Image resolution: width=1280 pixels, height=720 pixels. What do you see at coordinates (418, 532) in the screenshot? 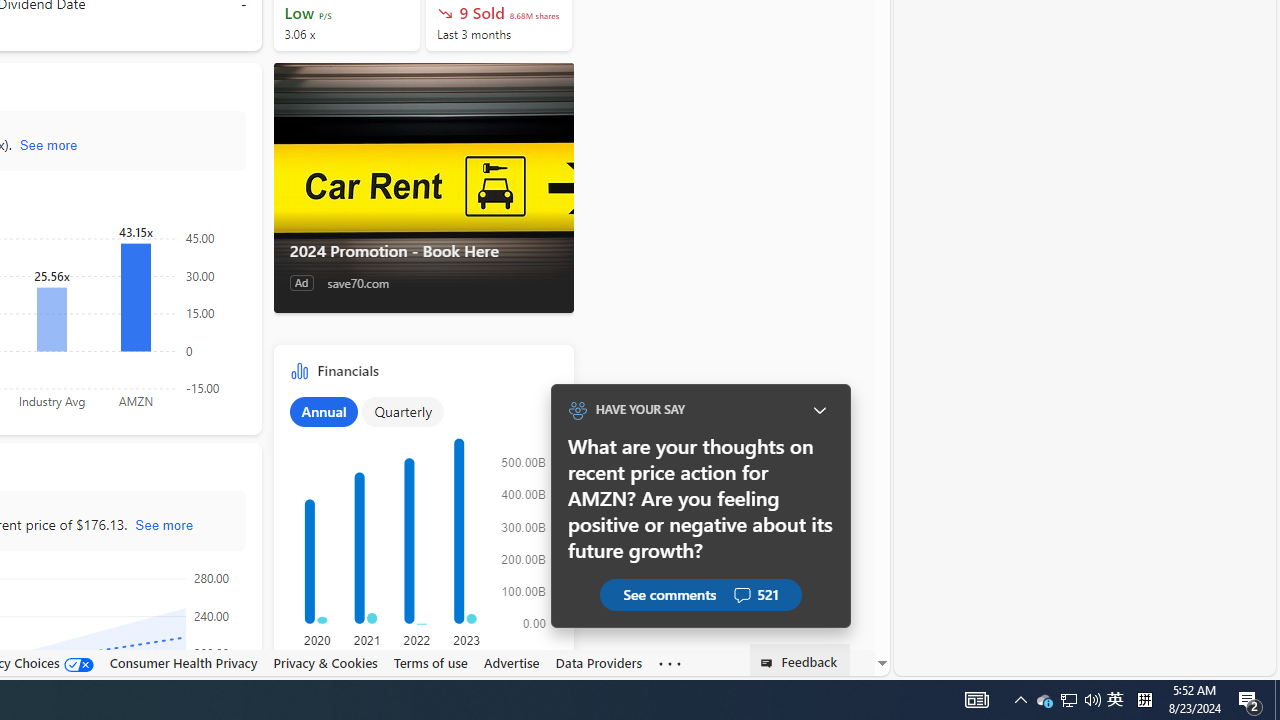
I see `'Class: chartOuter-DS-EntryPoint1-1'` at bounding box center [418, 532].